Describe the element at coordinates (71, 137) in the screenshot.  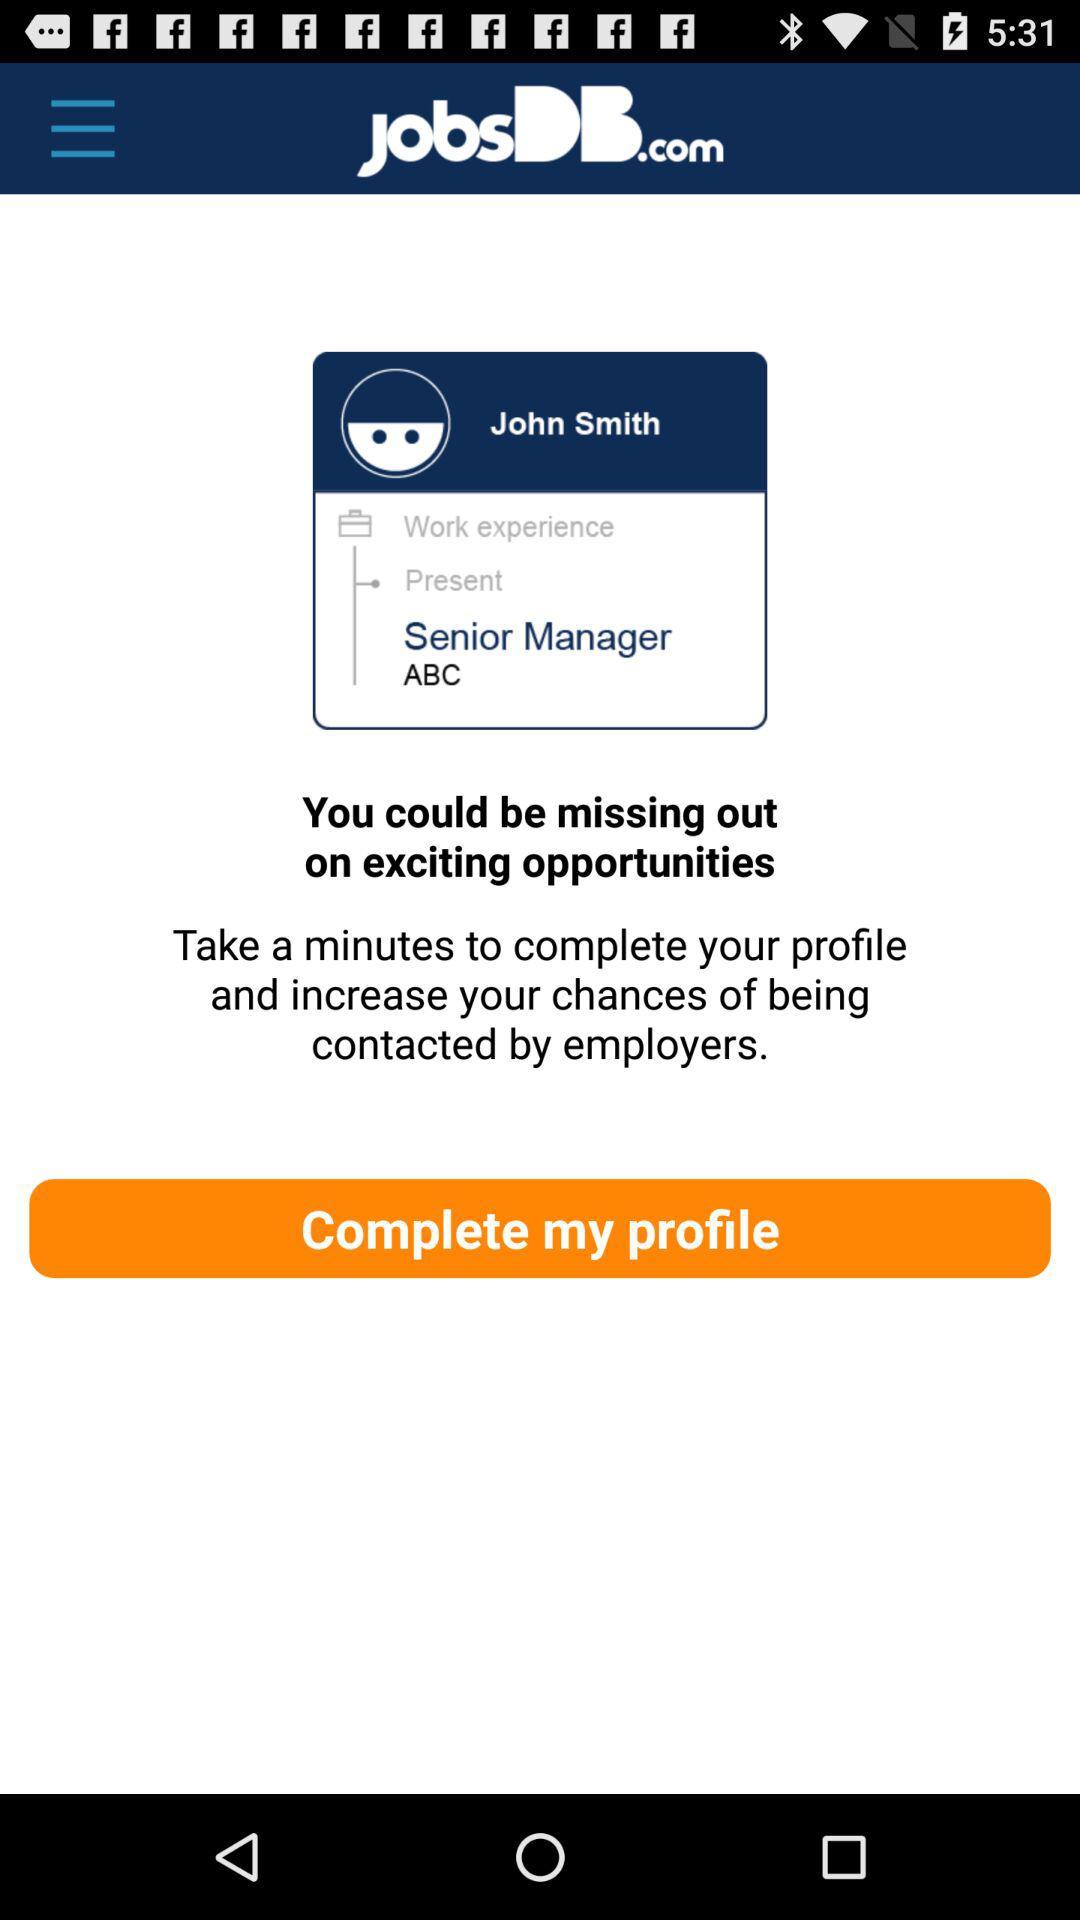
I see `the menu icon` at that location.